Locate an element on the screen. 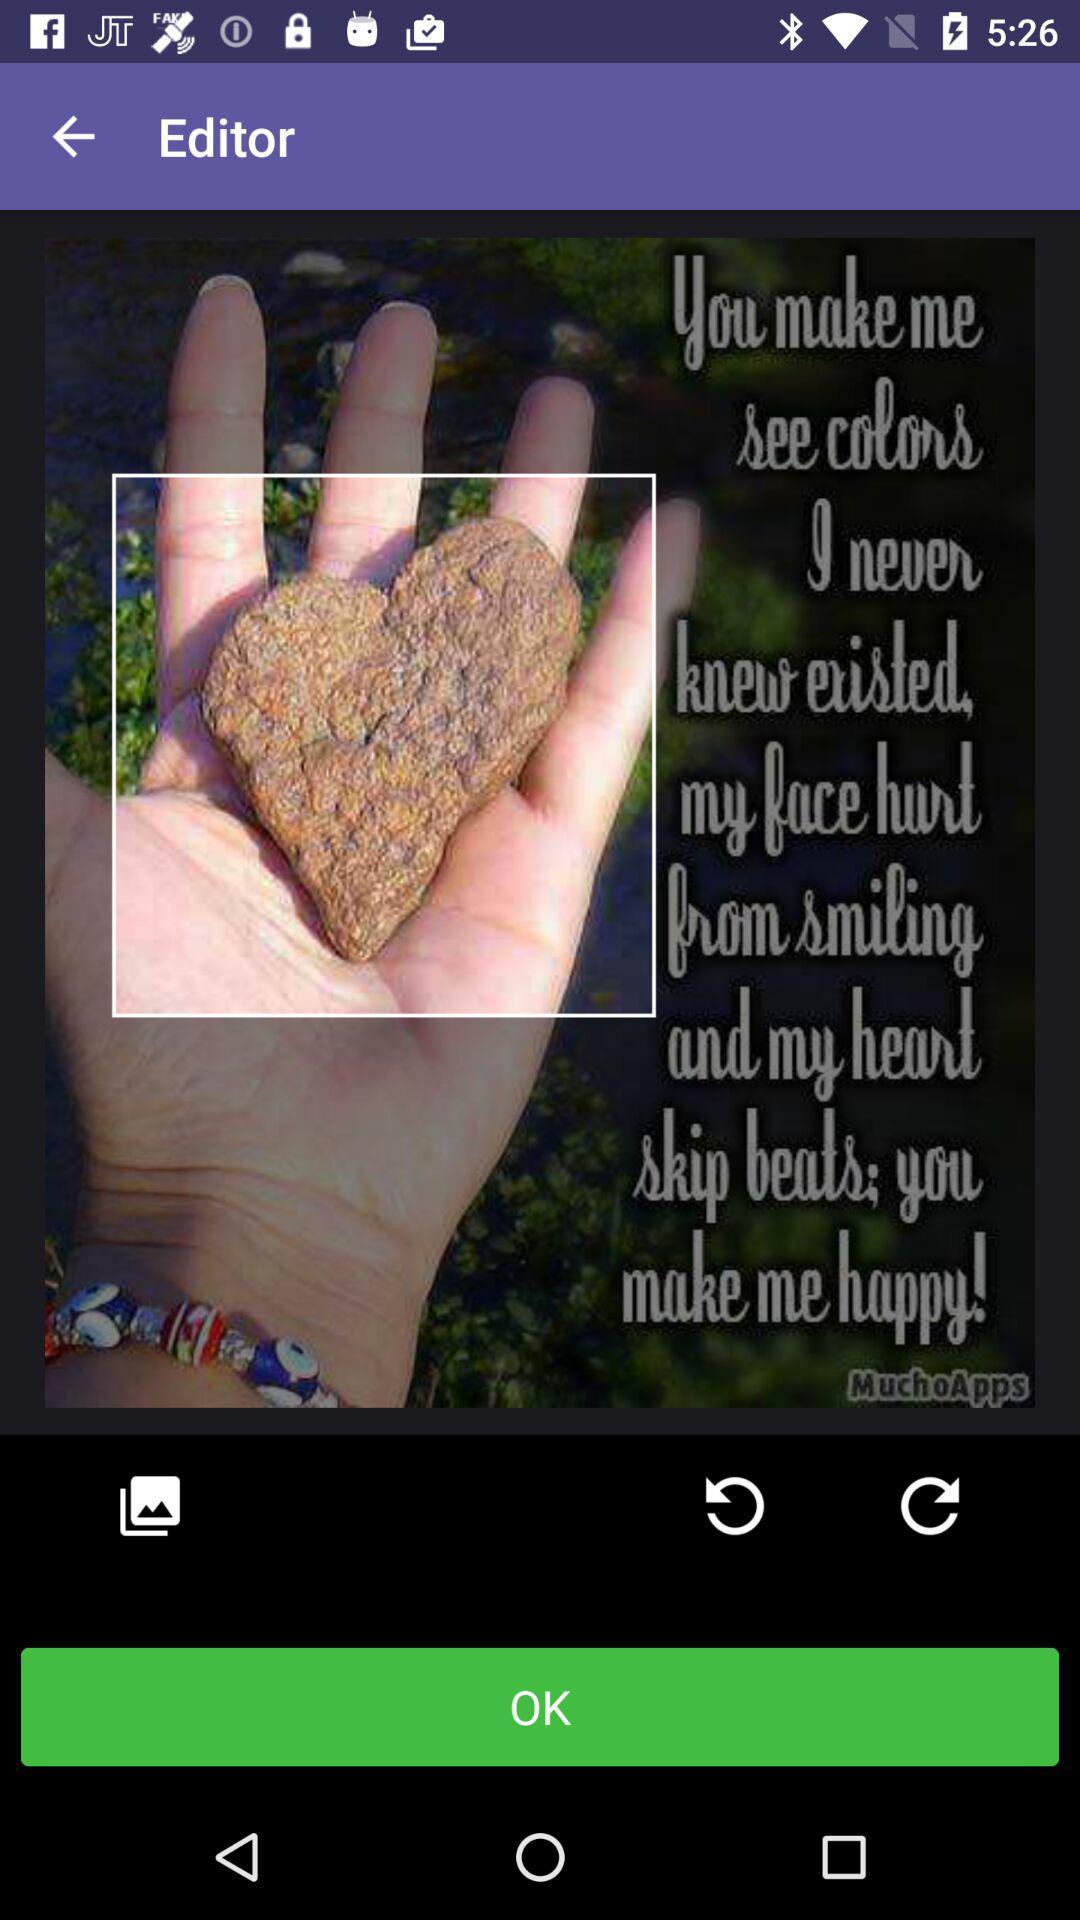  refresh is located at coordinates (735, 1506).